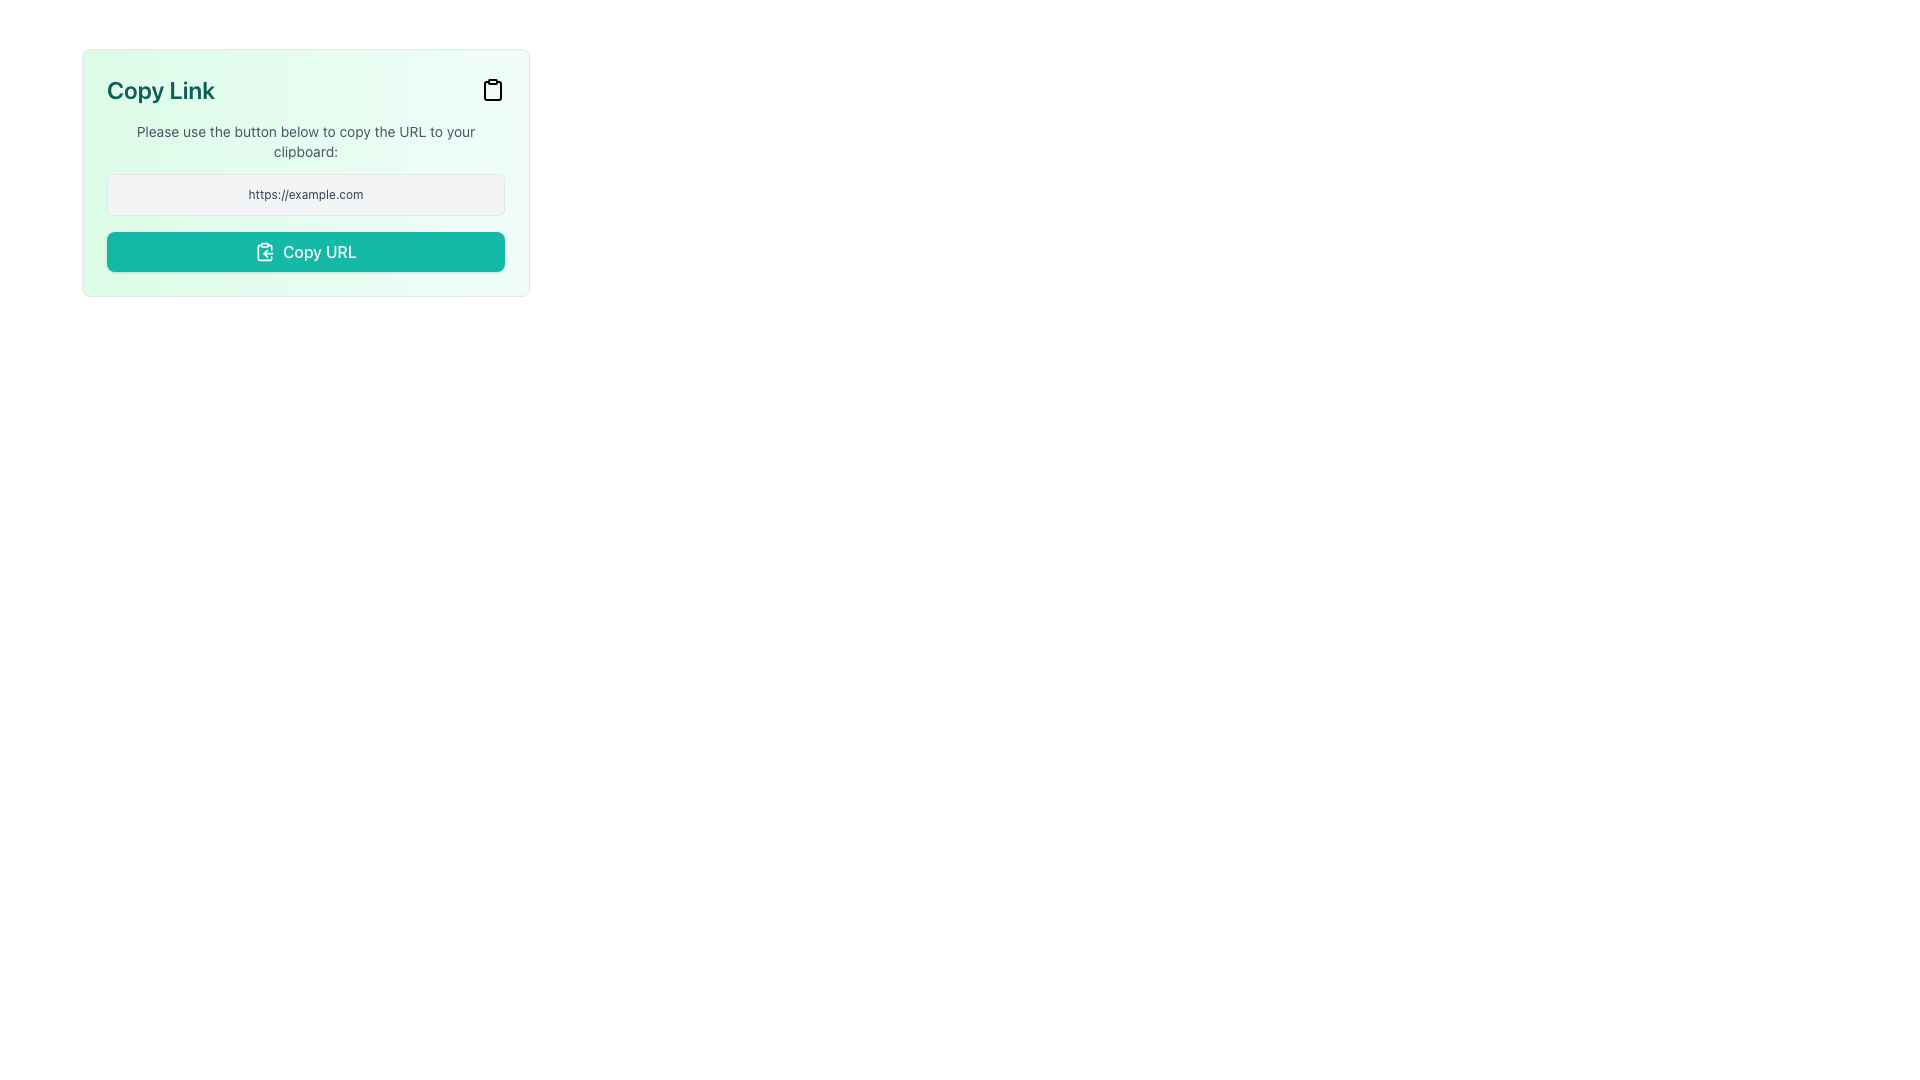  Describe the element at coordinates (493, 91) in the screenshot. I see `the clipboard icon located at the top-right corner of the card, which serves as a button for clipboard-related actions` at that location.